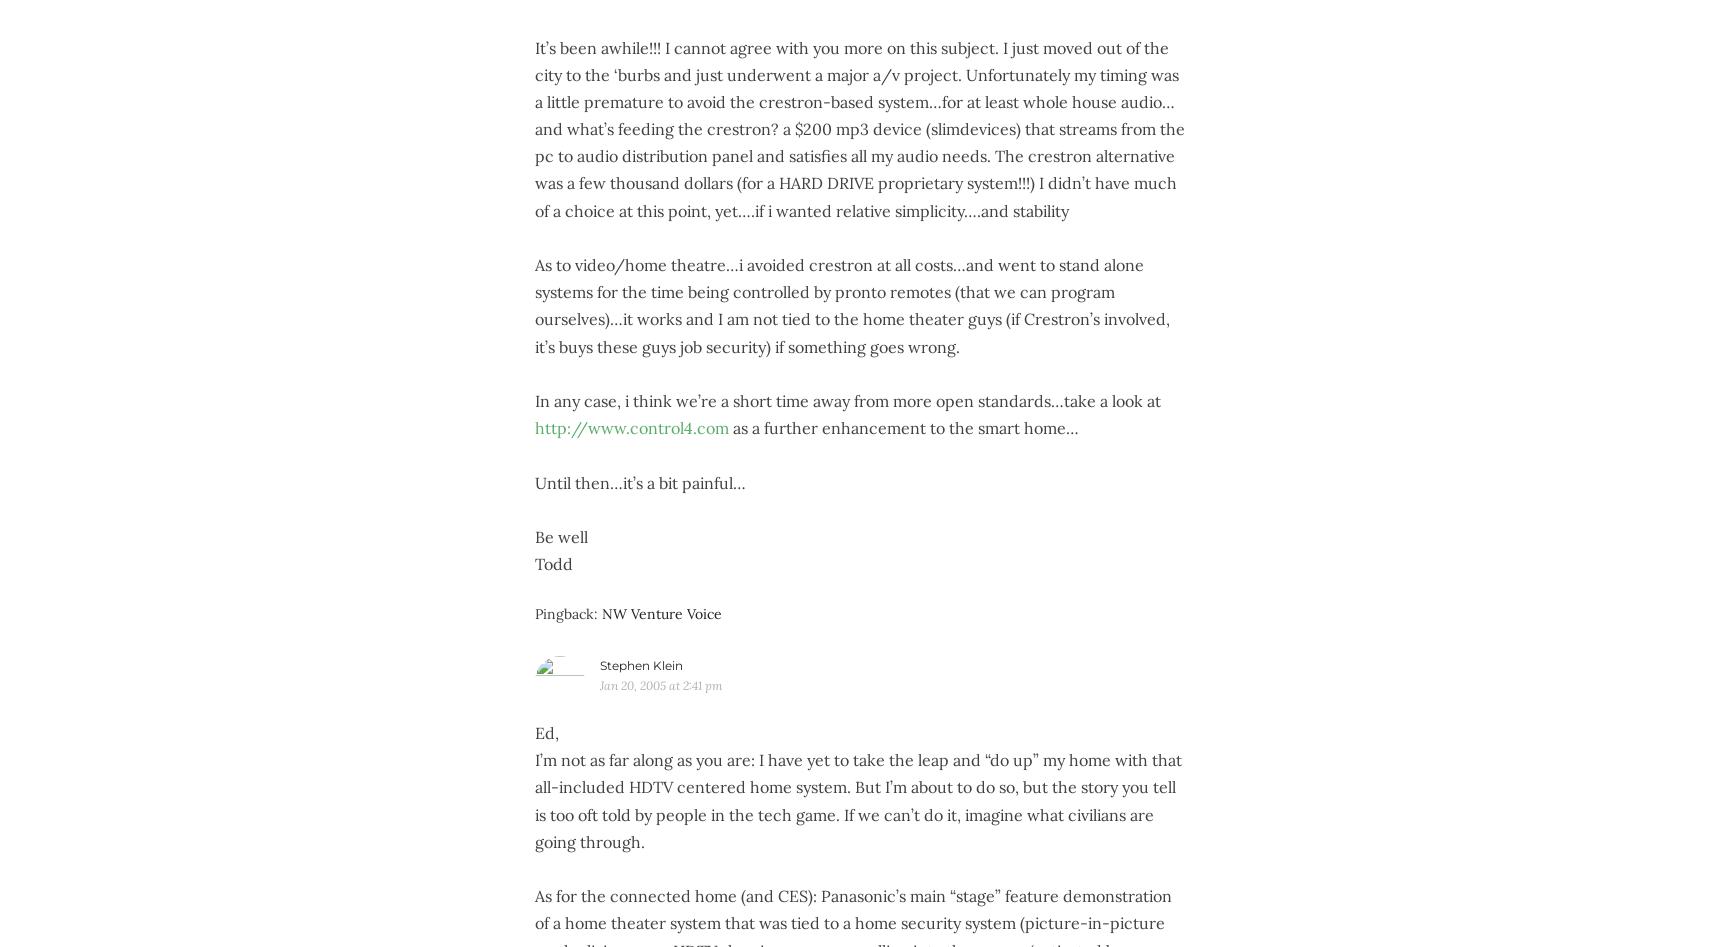  I want to click on 'Until then…it’s a bit painful…', so click(638, 481).